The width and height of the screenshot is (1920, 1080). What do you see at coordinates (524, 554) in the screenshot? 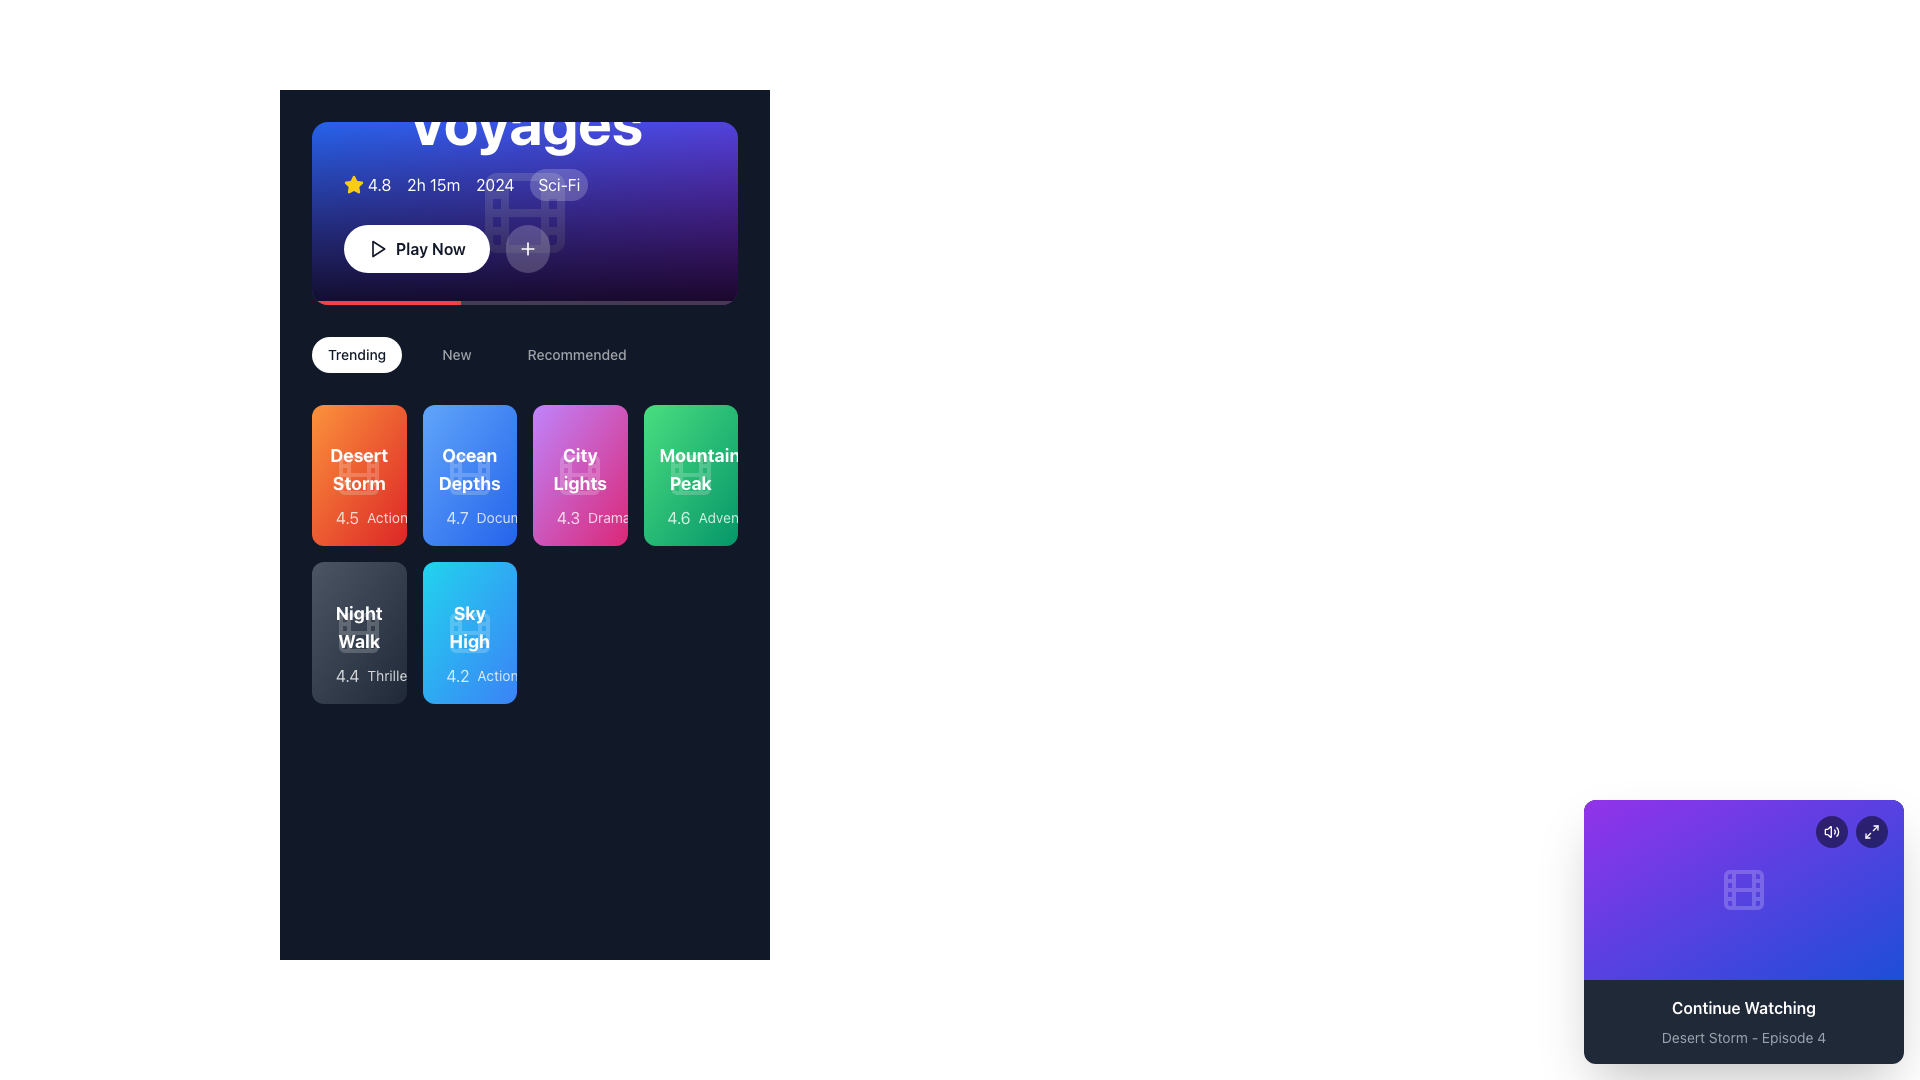
I see `a specific movie card within the 'Trending' grid layout` at bounding box center [524, 554].